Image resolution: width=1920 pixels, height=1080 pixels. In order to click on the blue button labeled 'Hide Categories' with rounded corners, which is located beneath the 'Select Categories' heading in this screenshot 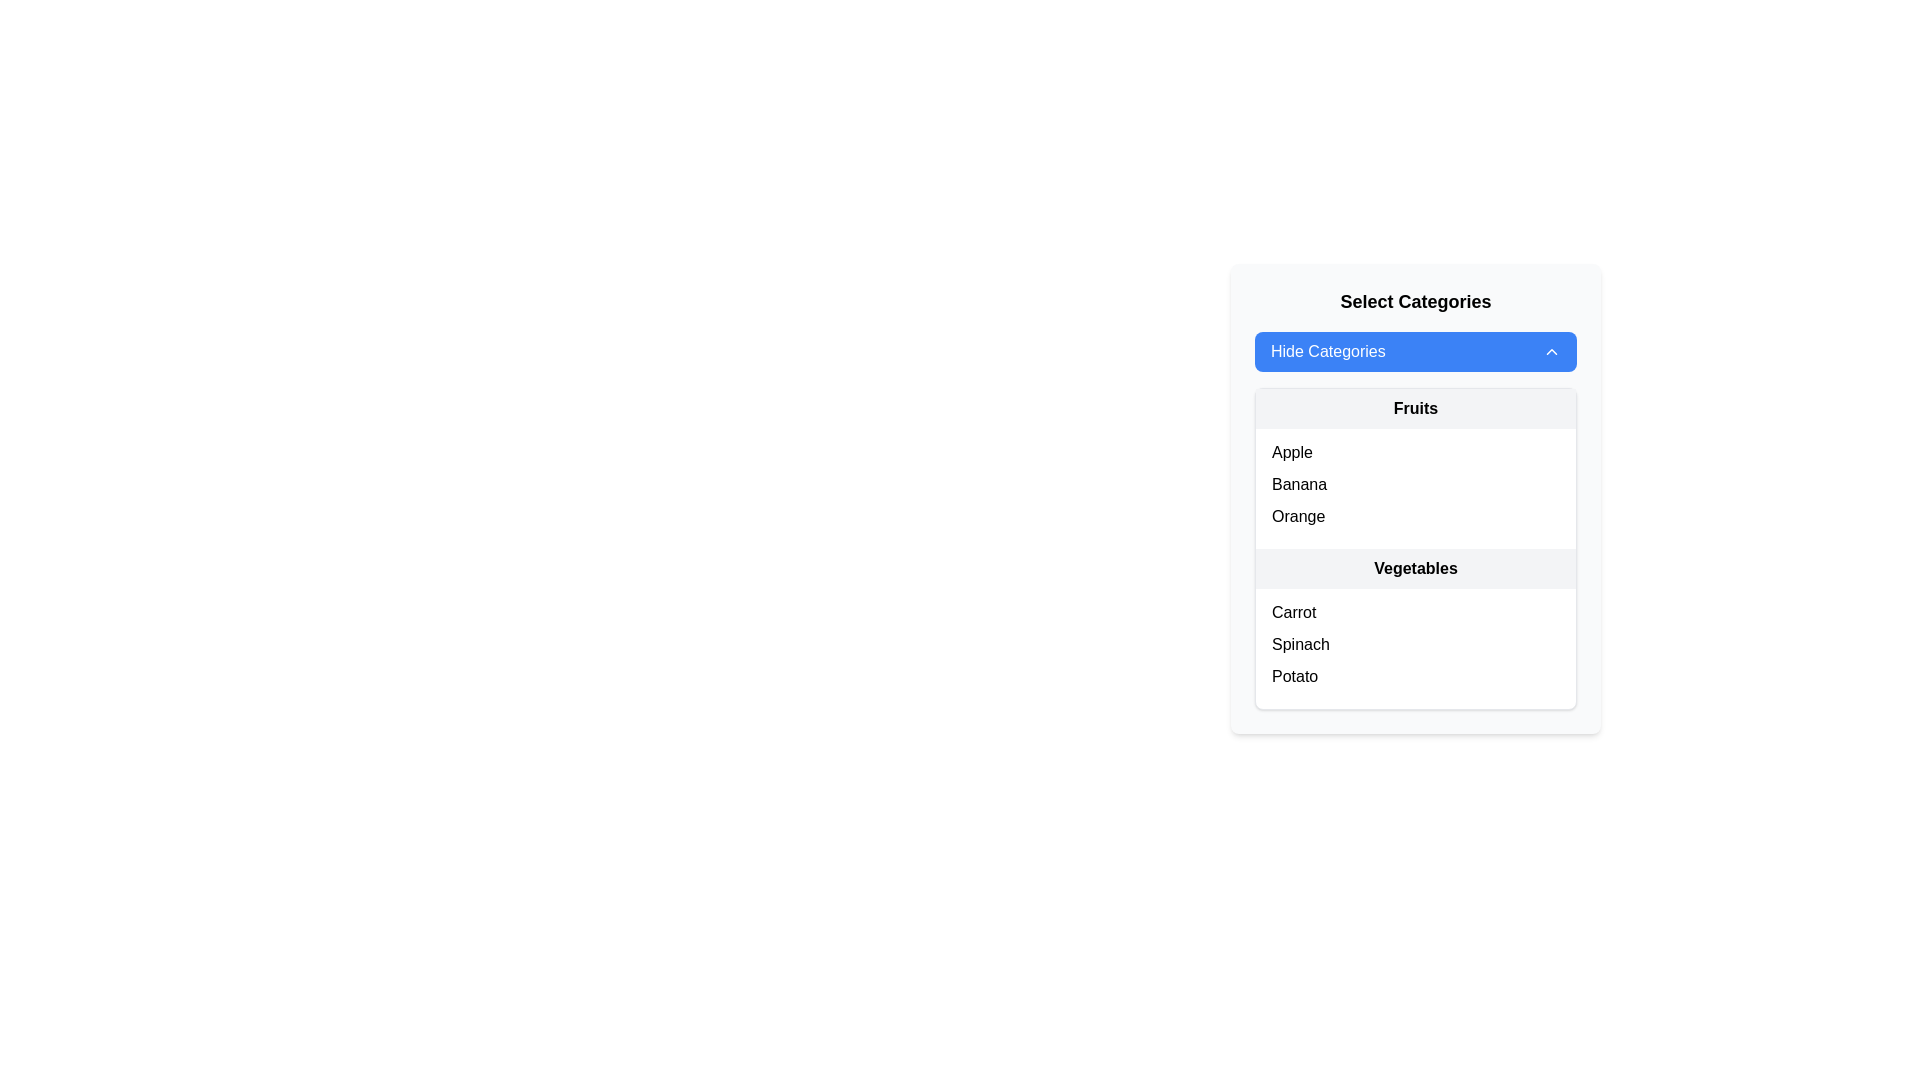, I will do `click(1415, 350)`.